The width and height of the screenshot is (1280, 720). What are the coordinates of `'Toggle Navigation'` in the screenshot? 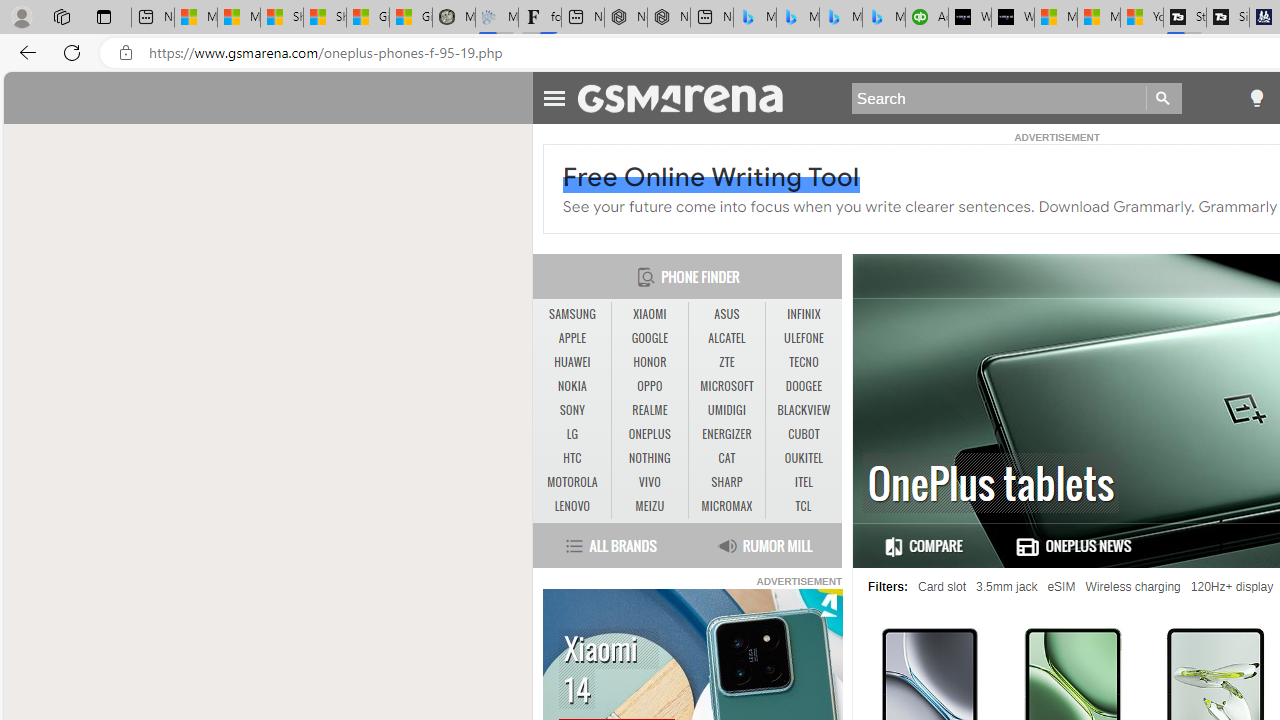 It's located at (554, 95).